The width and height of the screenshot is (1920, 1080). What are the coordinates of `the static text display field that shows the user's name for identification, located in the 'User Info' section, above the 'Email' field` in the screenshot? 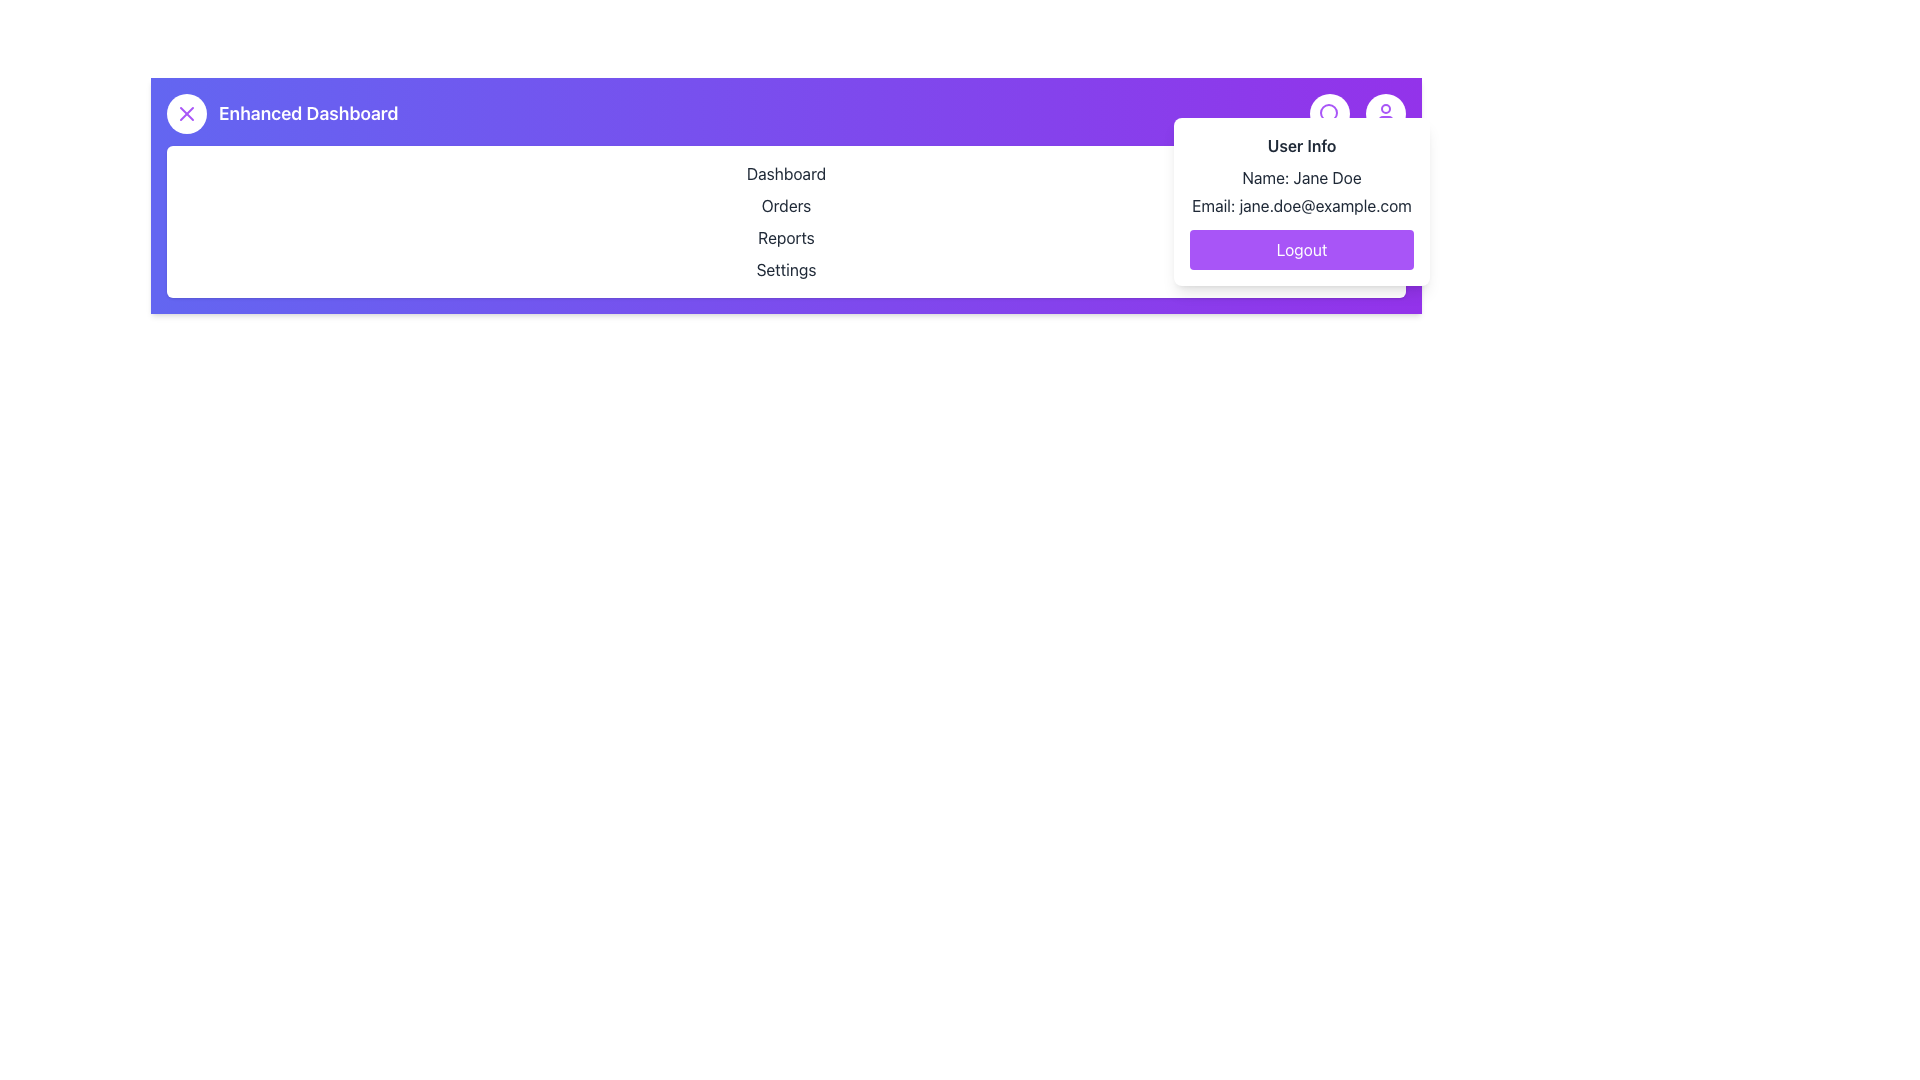 It's located at (1301, 176).